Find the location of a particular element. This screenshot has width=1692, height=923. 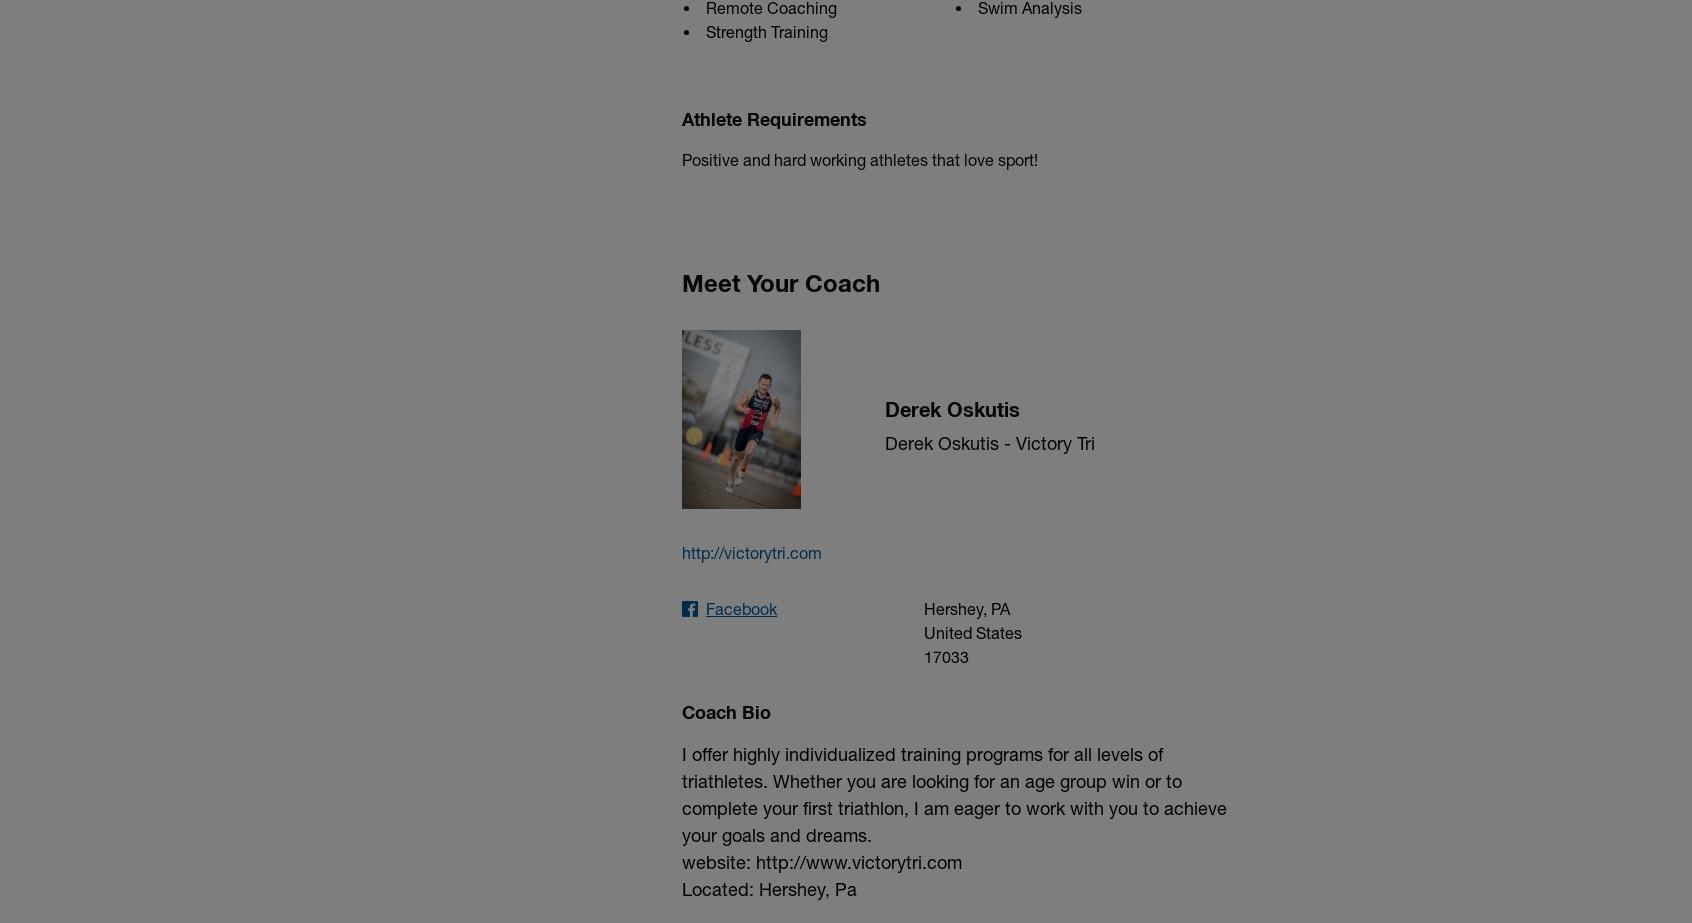

'Meet Your Coach' is located at coordinates (780, 281).